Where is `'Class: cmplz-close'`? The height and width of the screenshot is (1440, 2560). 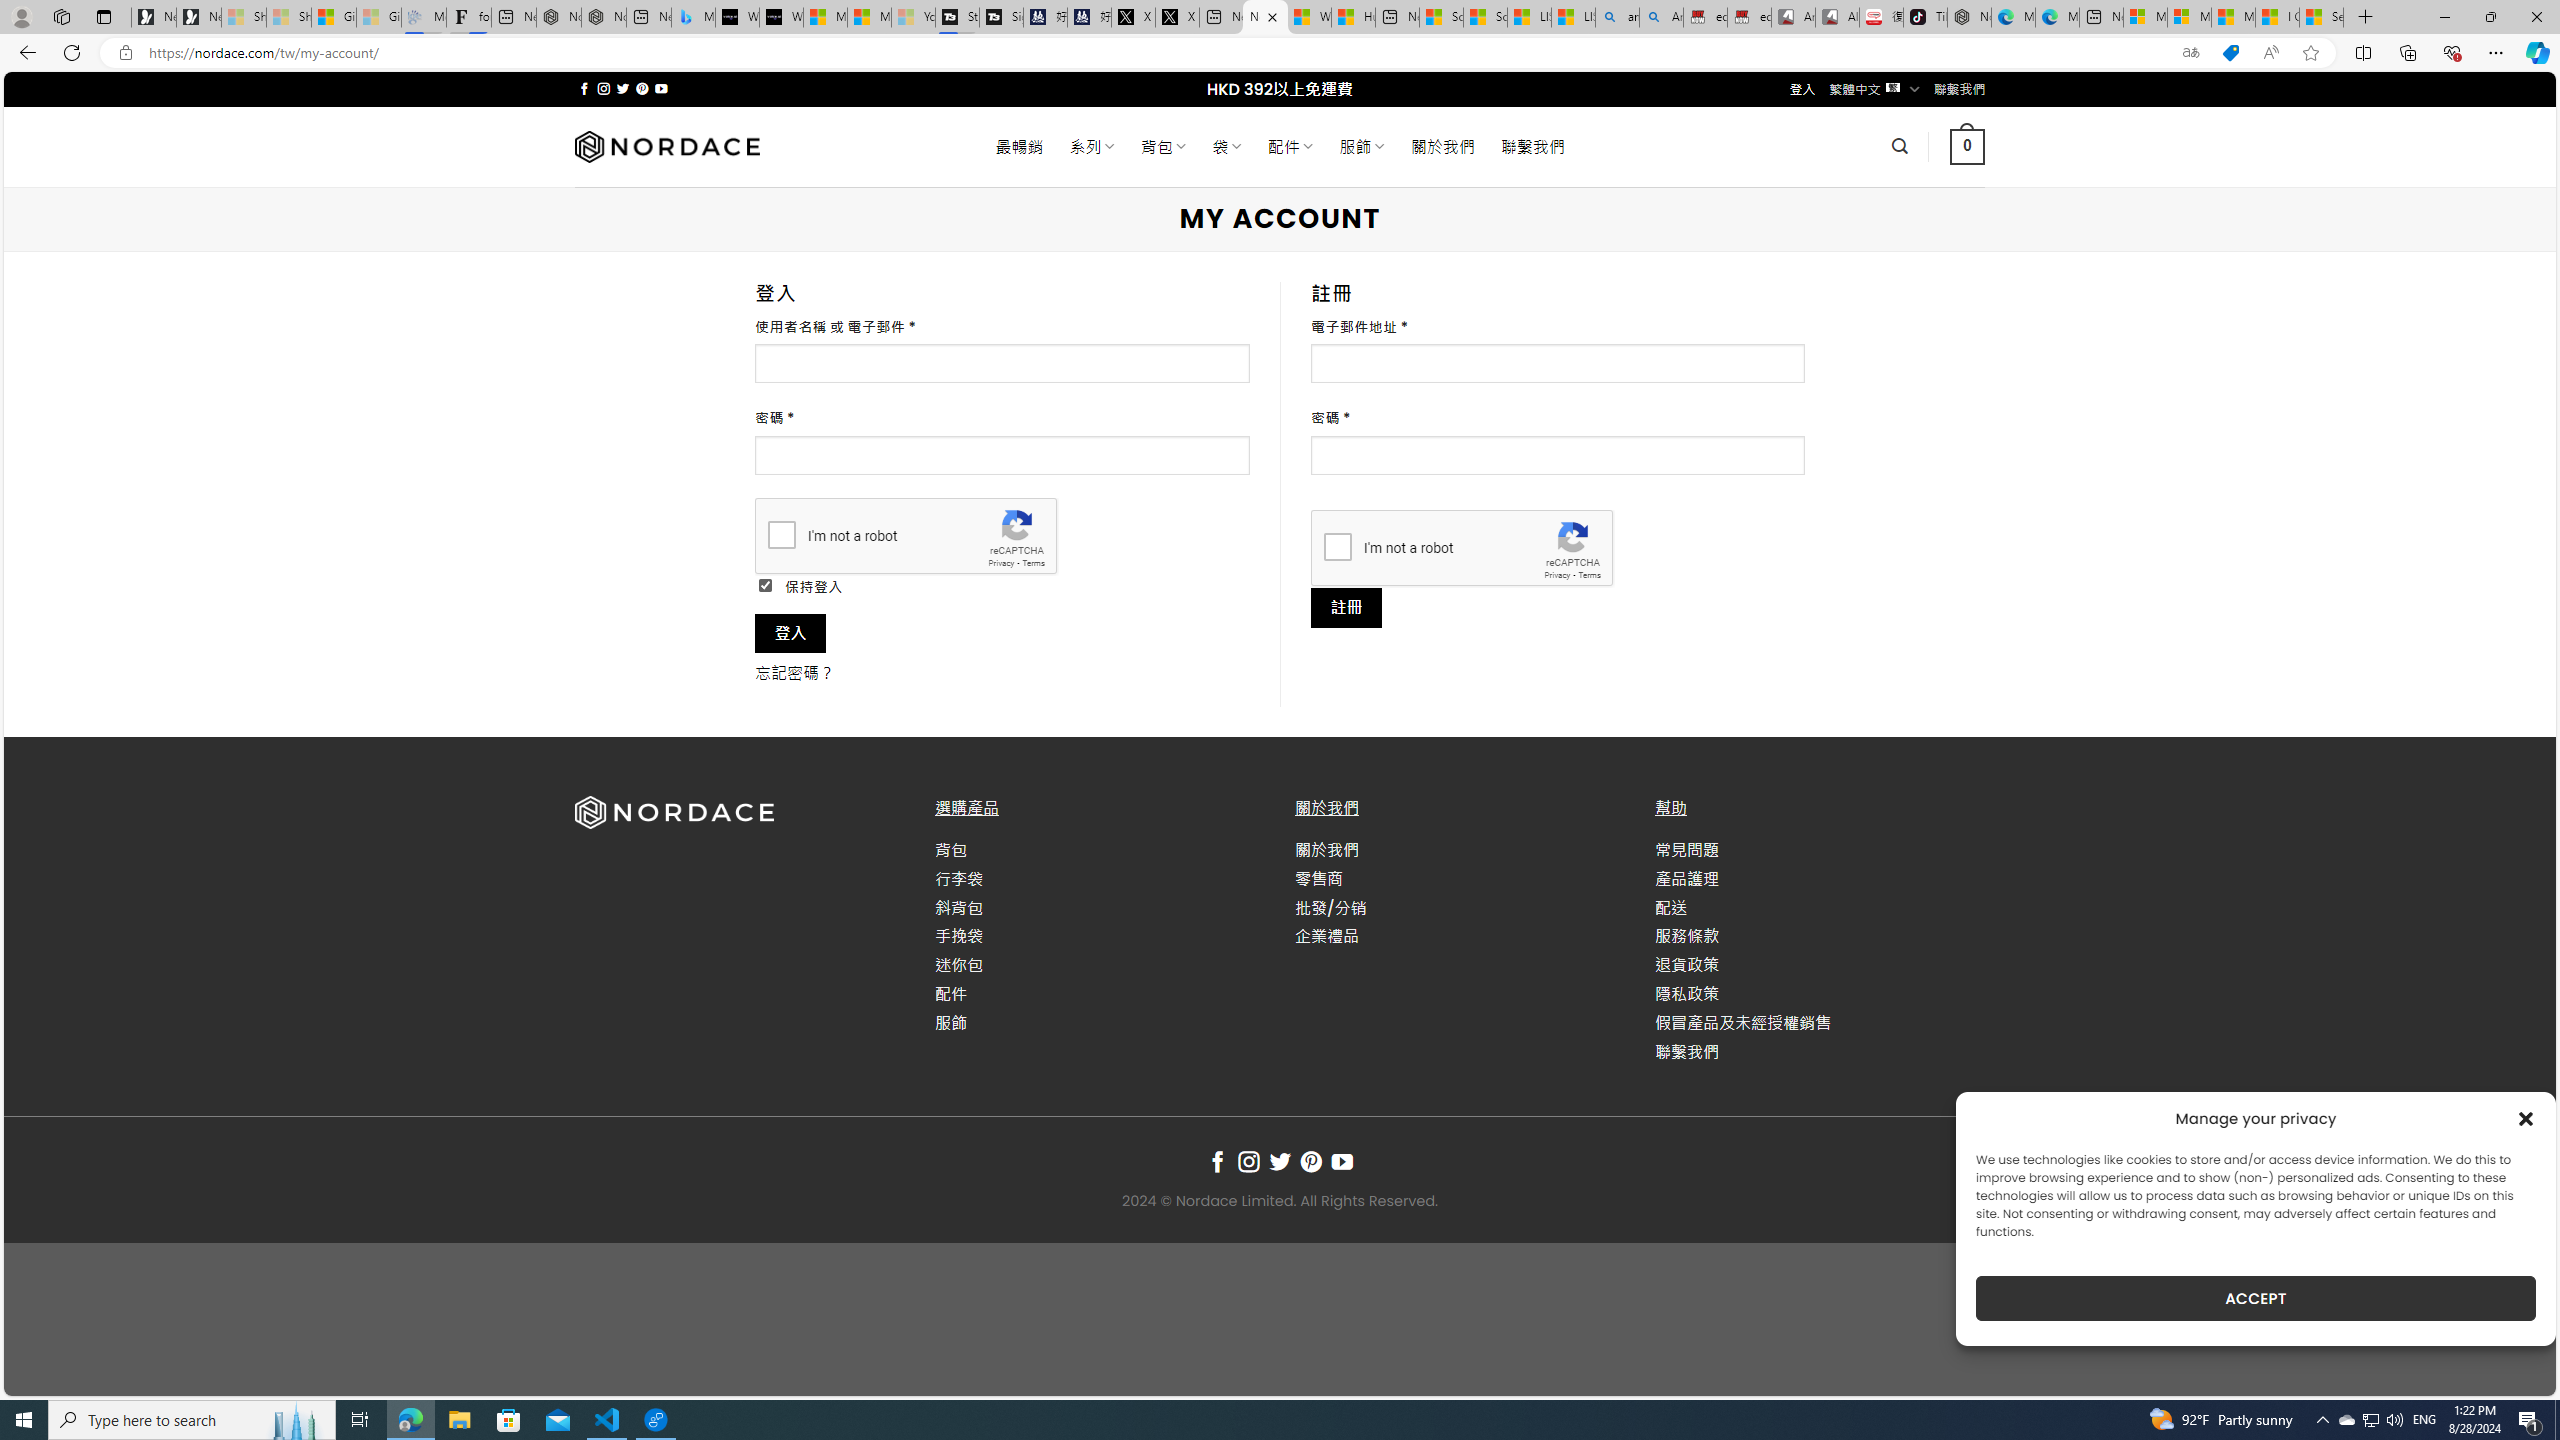 'Class: cmplz-close' is located at coordinates (2526, 1118).